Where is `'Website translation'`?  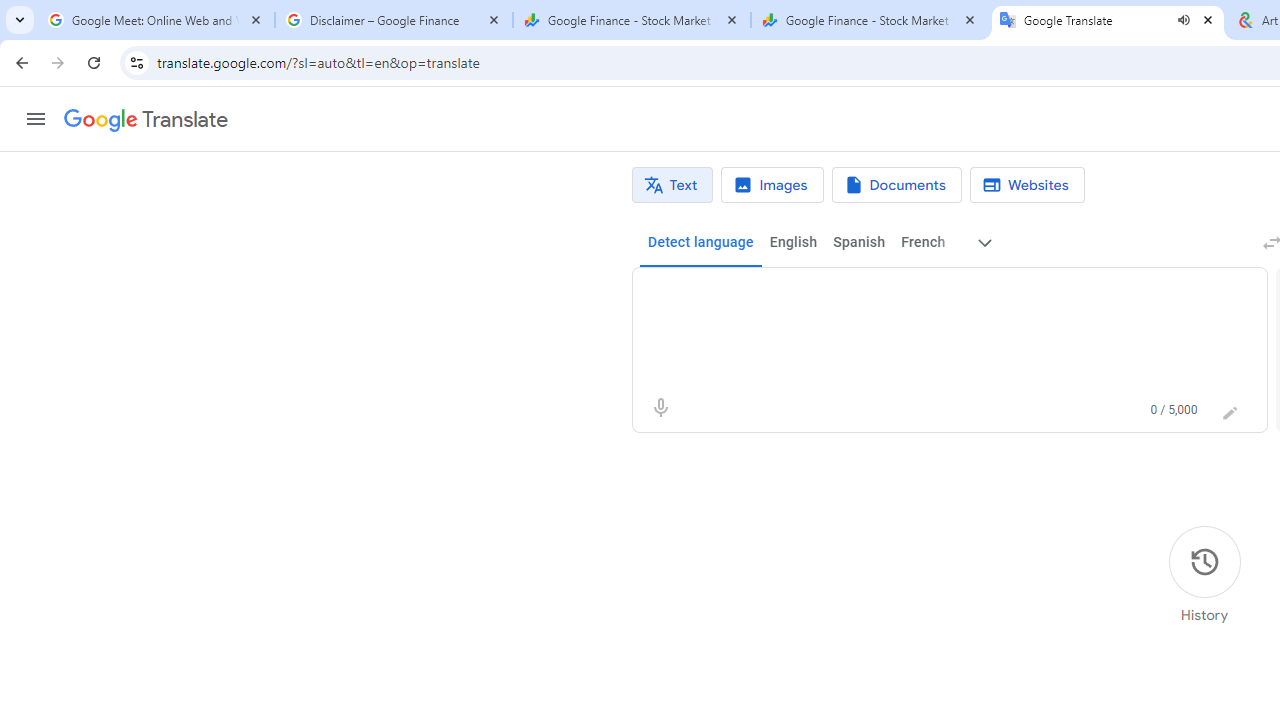
'Website translation' is located at coordinates (1027, 185).